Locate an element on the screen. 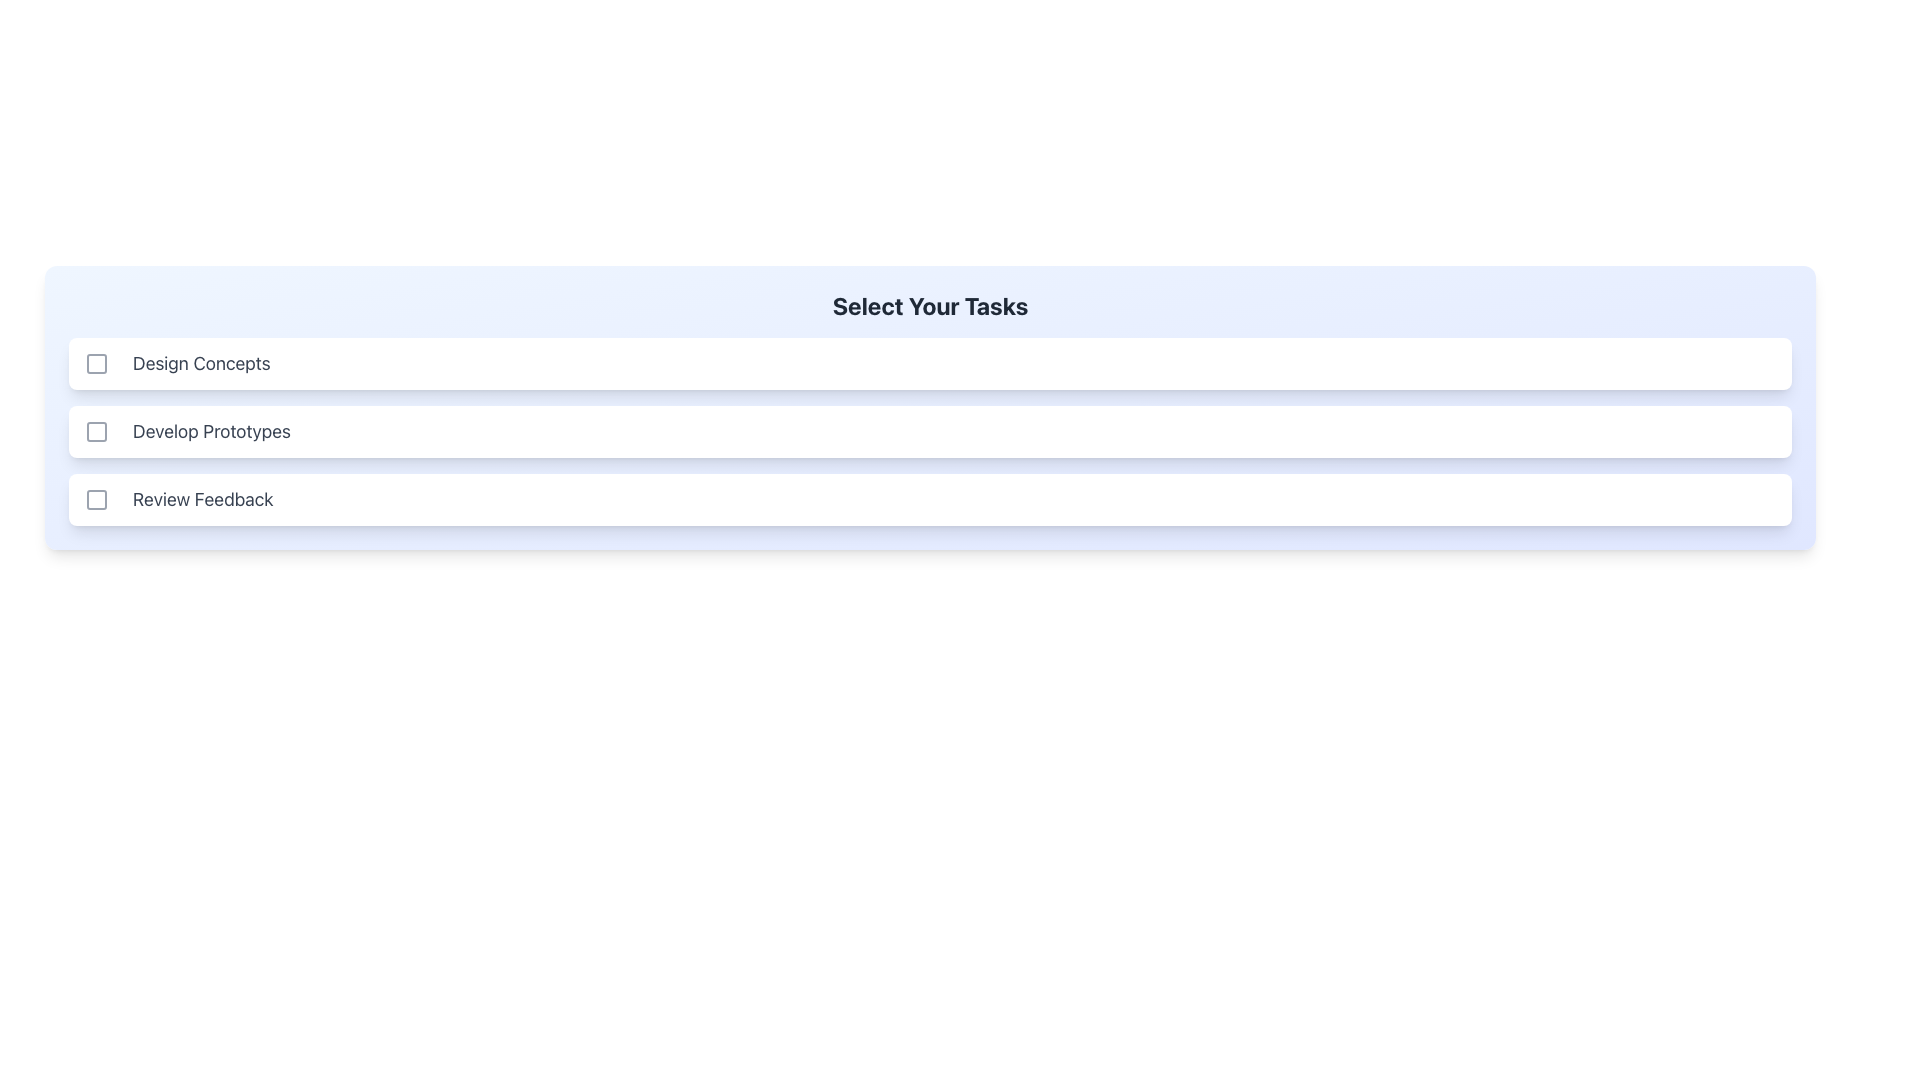 This screenshot has width=1920, height=1080. the descriptive text label located in the second row of the task list, positioned between 'Design Concepts' and 'Review Feedback', aligned to the right of the checkbox is located at coordinates (211, 431).